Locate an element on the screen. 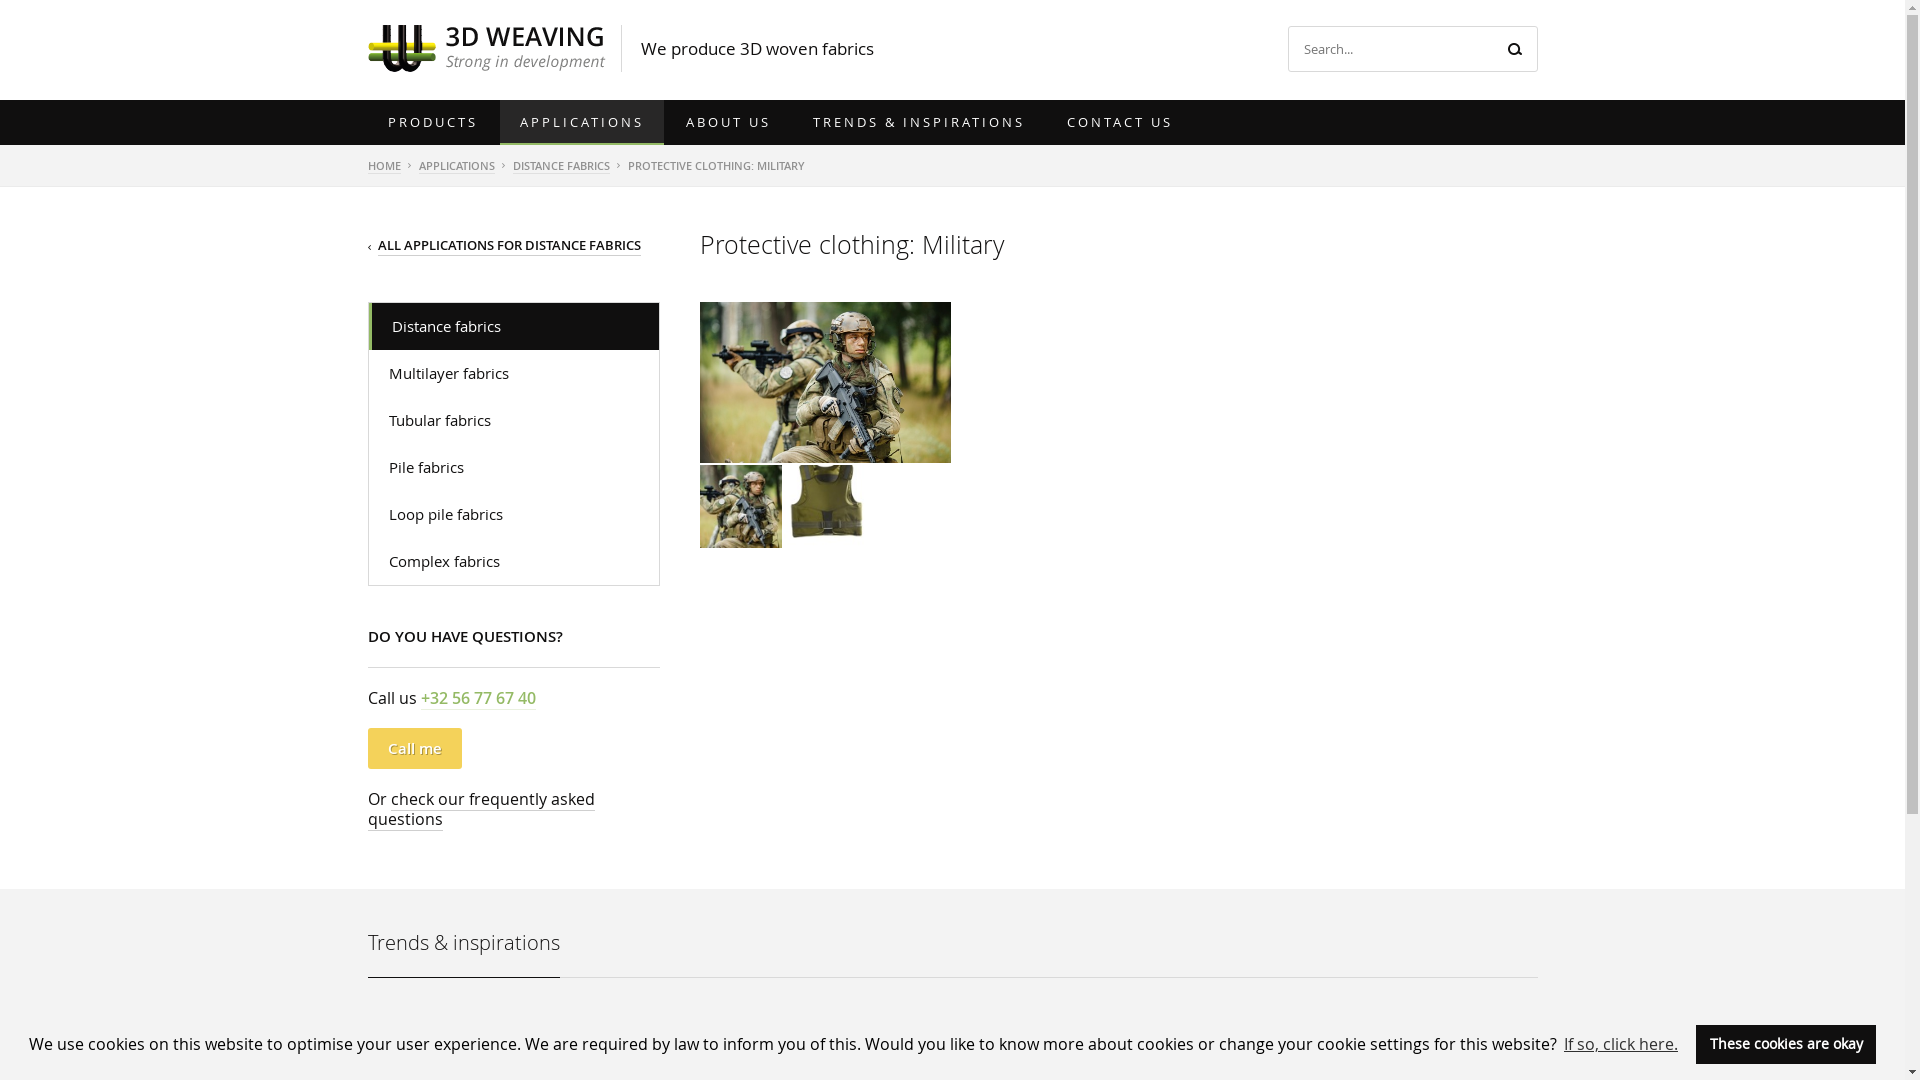  '3D Weaving' is located at coordinates (486, 47).